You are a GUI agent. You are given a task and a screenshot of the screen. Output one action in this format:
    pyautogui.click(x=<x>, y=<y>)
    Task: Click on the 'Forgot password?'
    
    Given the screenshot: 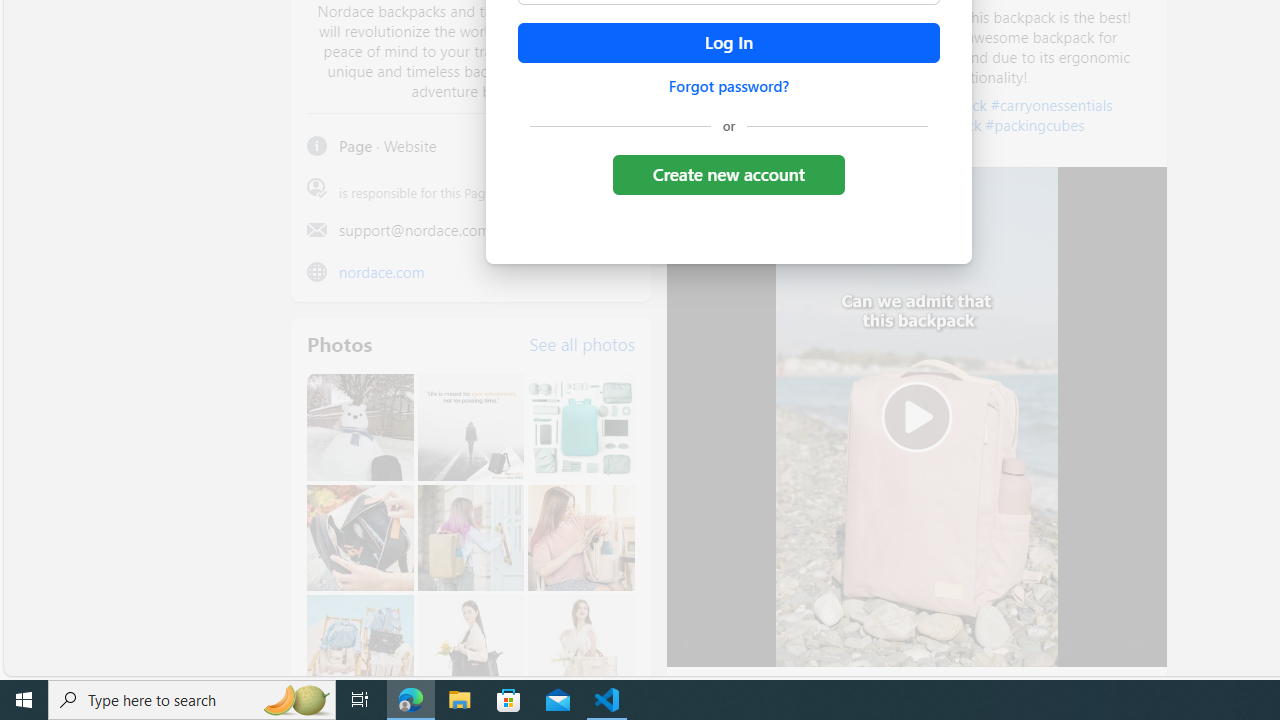 What is the action you would take?
    pyautogui.click(x=727, y=85)
    